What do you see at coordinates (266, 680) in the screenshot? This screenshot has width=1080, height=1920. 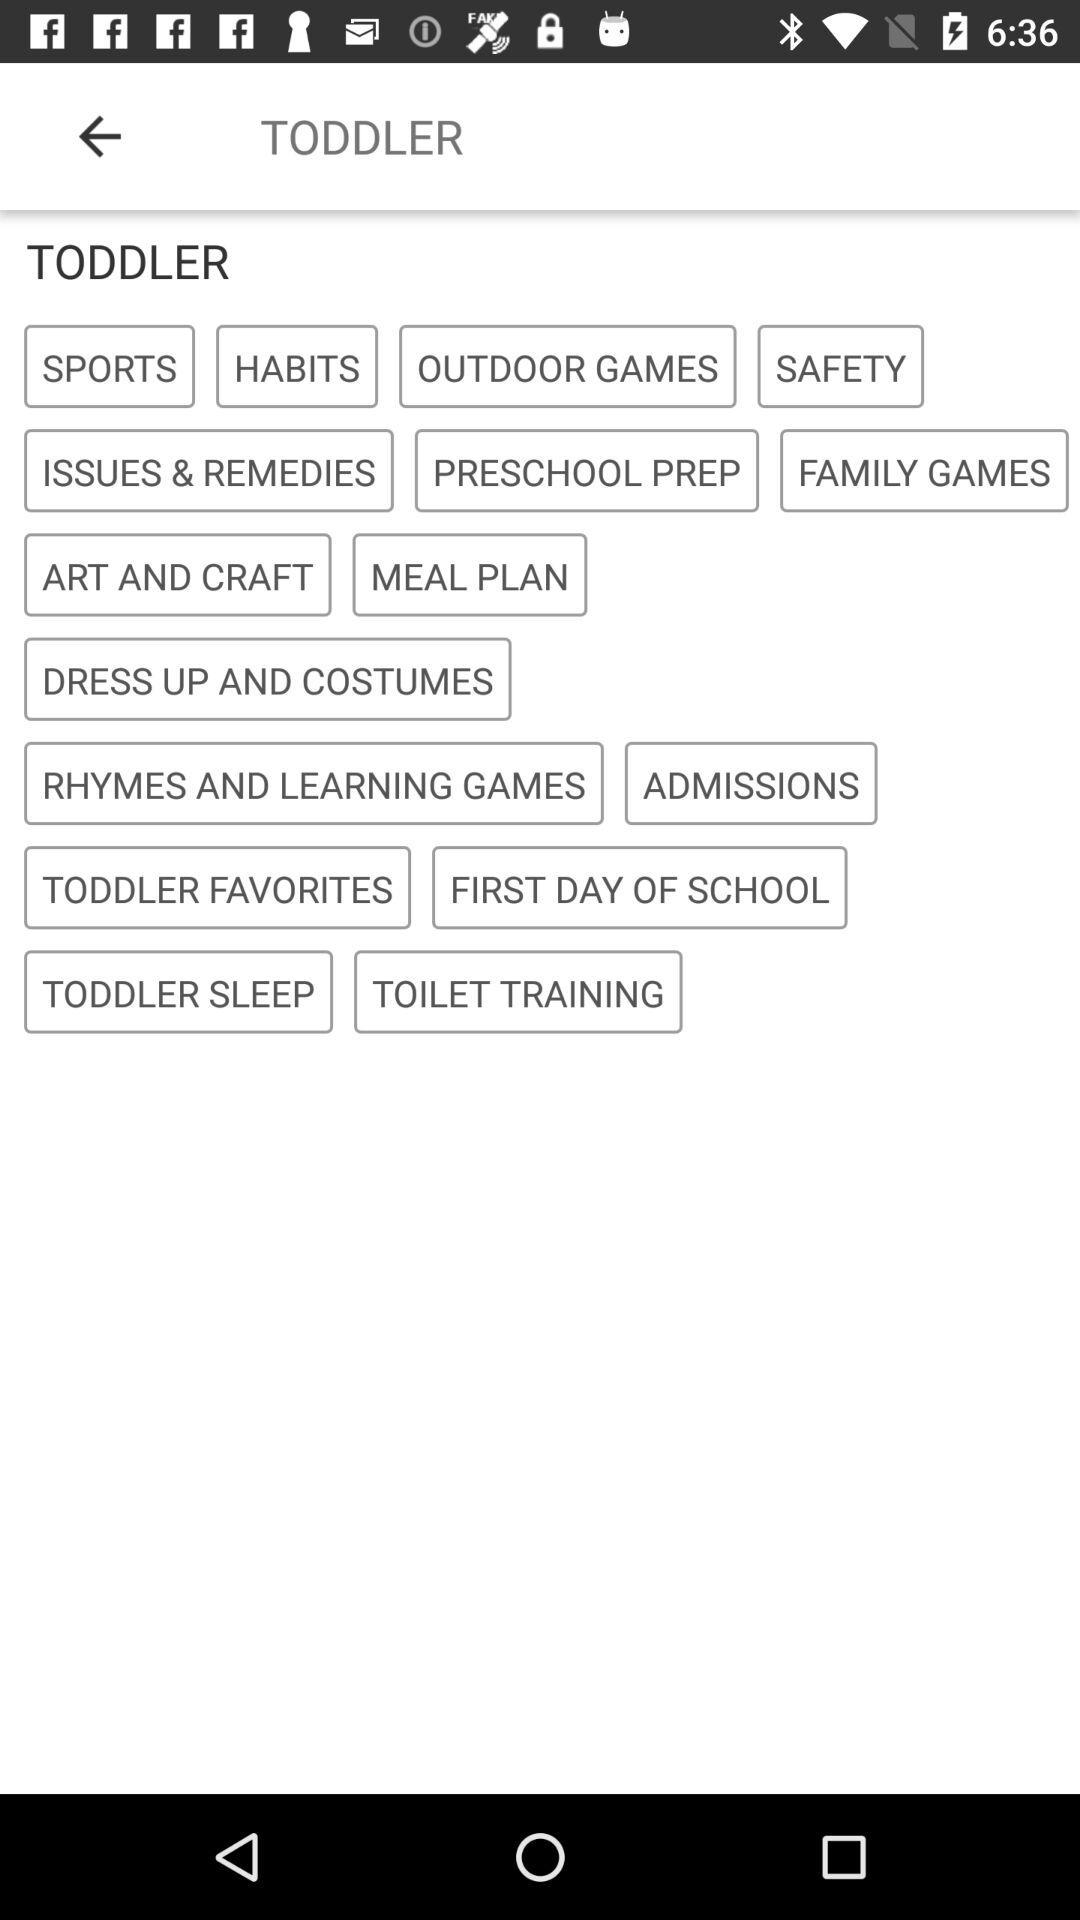 I see `the dress up and icon` at bounding box center [266, 680].